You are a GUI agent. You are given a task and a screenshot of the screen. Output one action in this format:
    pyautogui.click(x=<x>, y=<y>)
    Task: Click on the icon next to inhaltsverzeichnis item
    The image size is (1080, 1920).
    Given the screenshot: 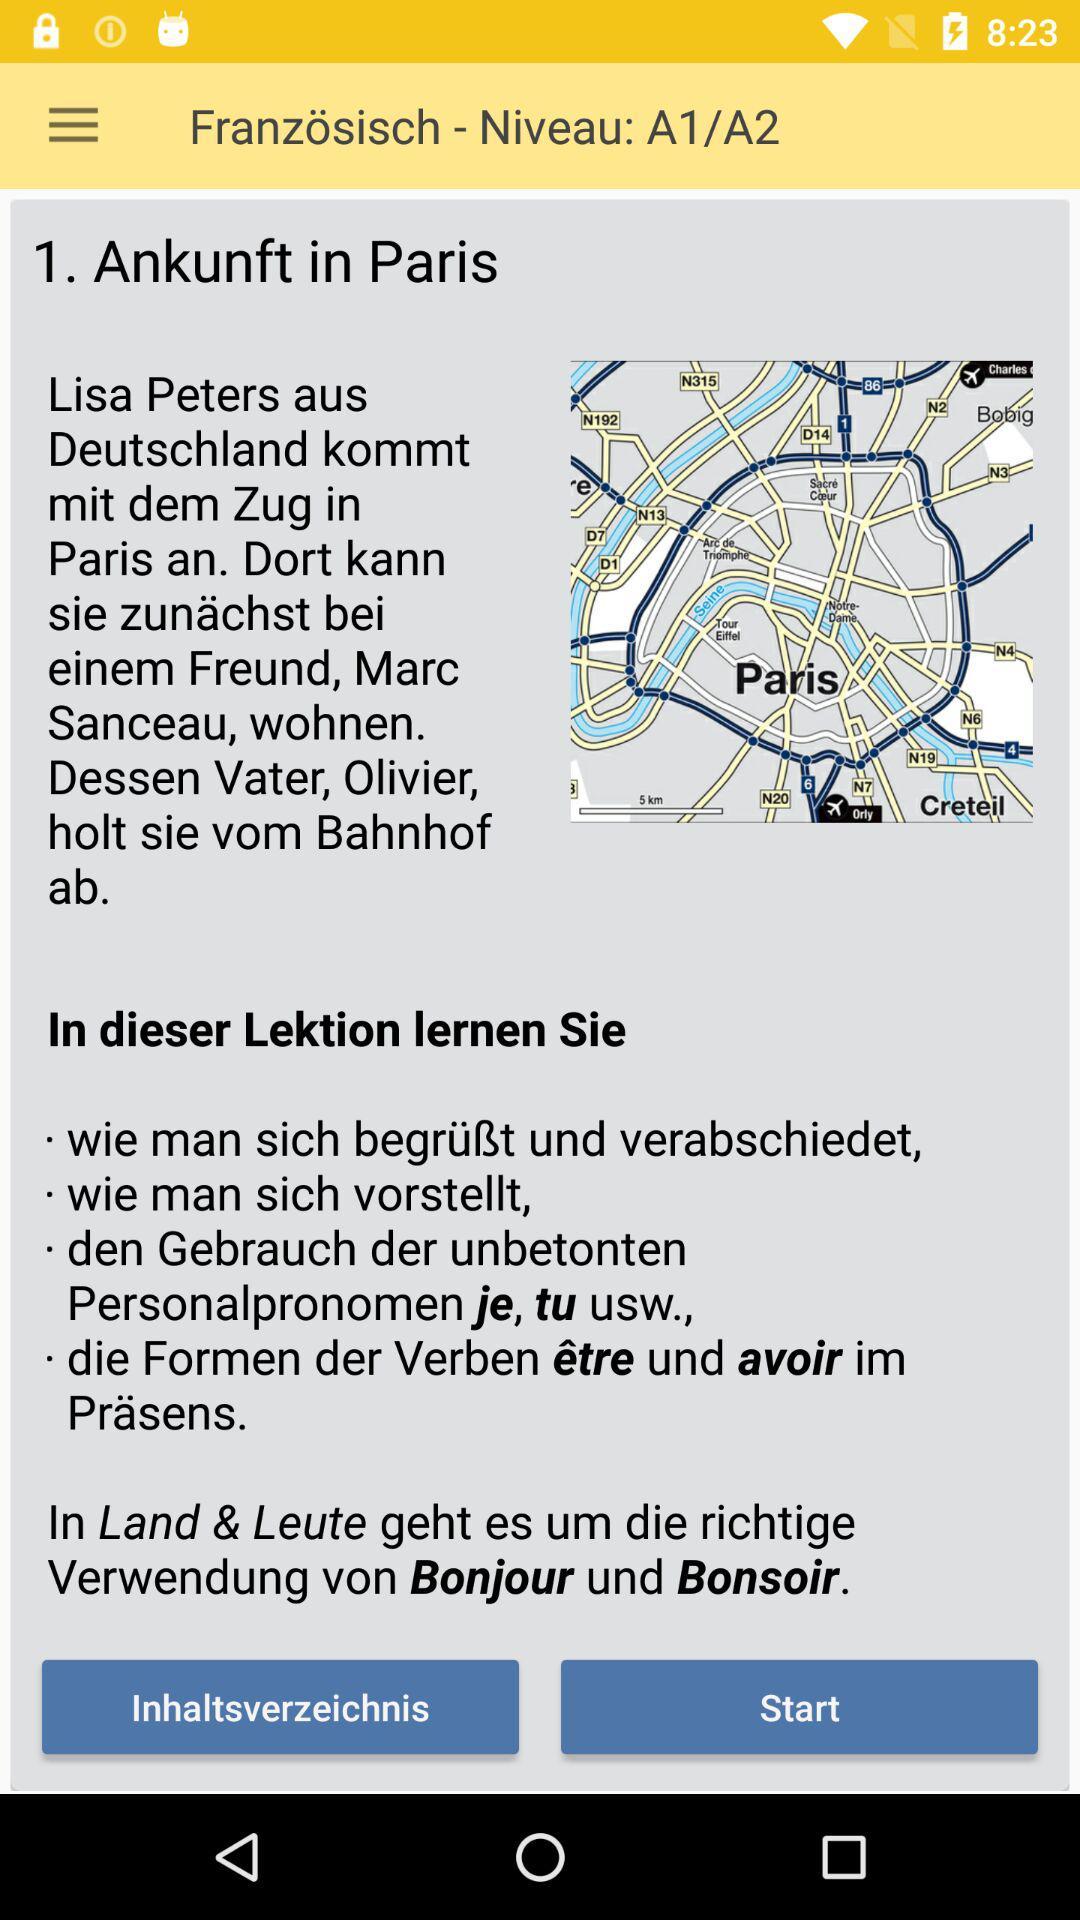 What is the action you would take?
    pyautogui.click(x=798, y=1706)
    